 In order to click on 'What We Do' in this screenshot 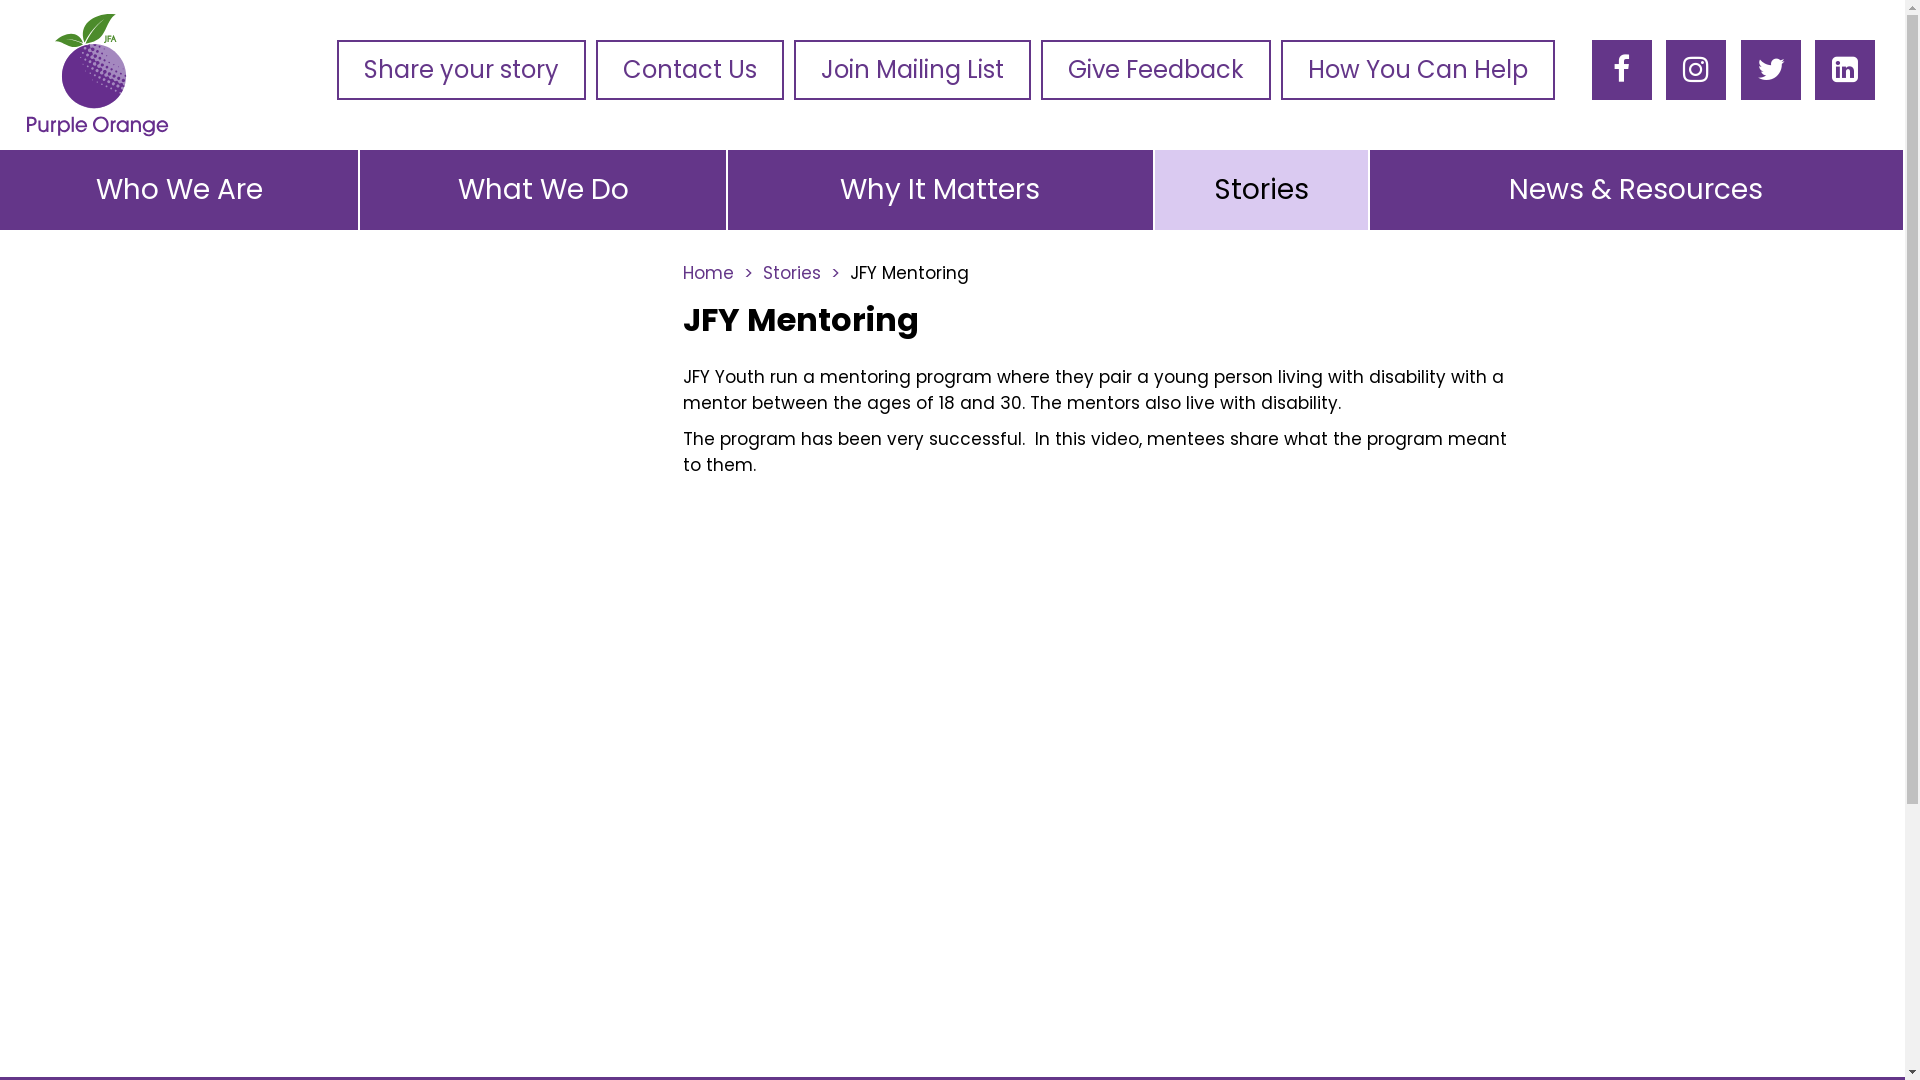, I will do `click(542, 189)`.